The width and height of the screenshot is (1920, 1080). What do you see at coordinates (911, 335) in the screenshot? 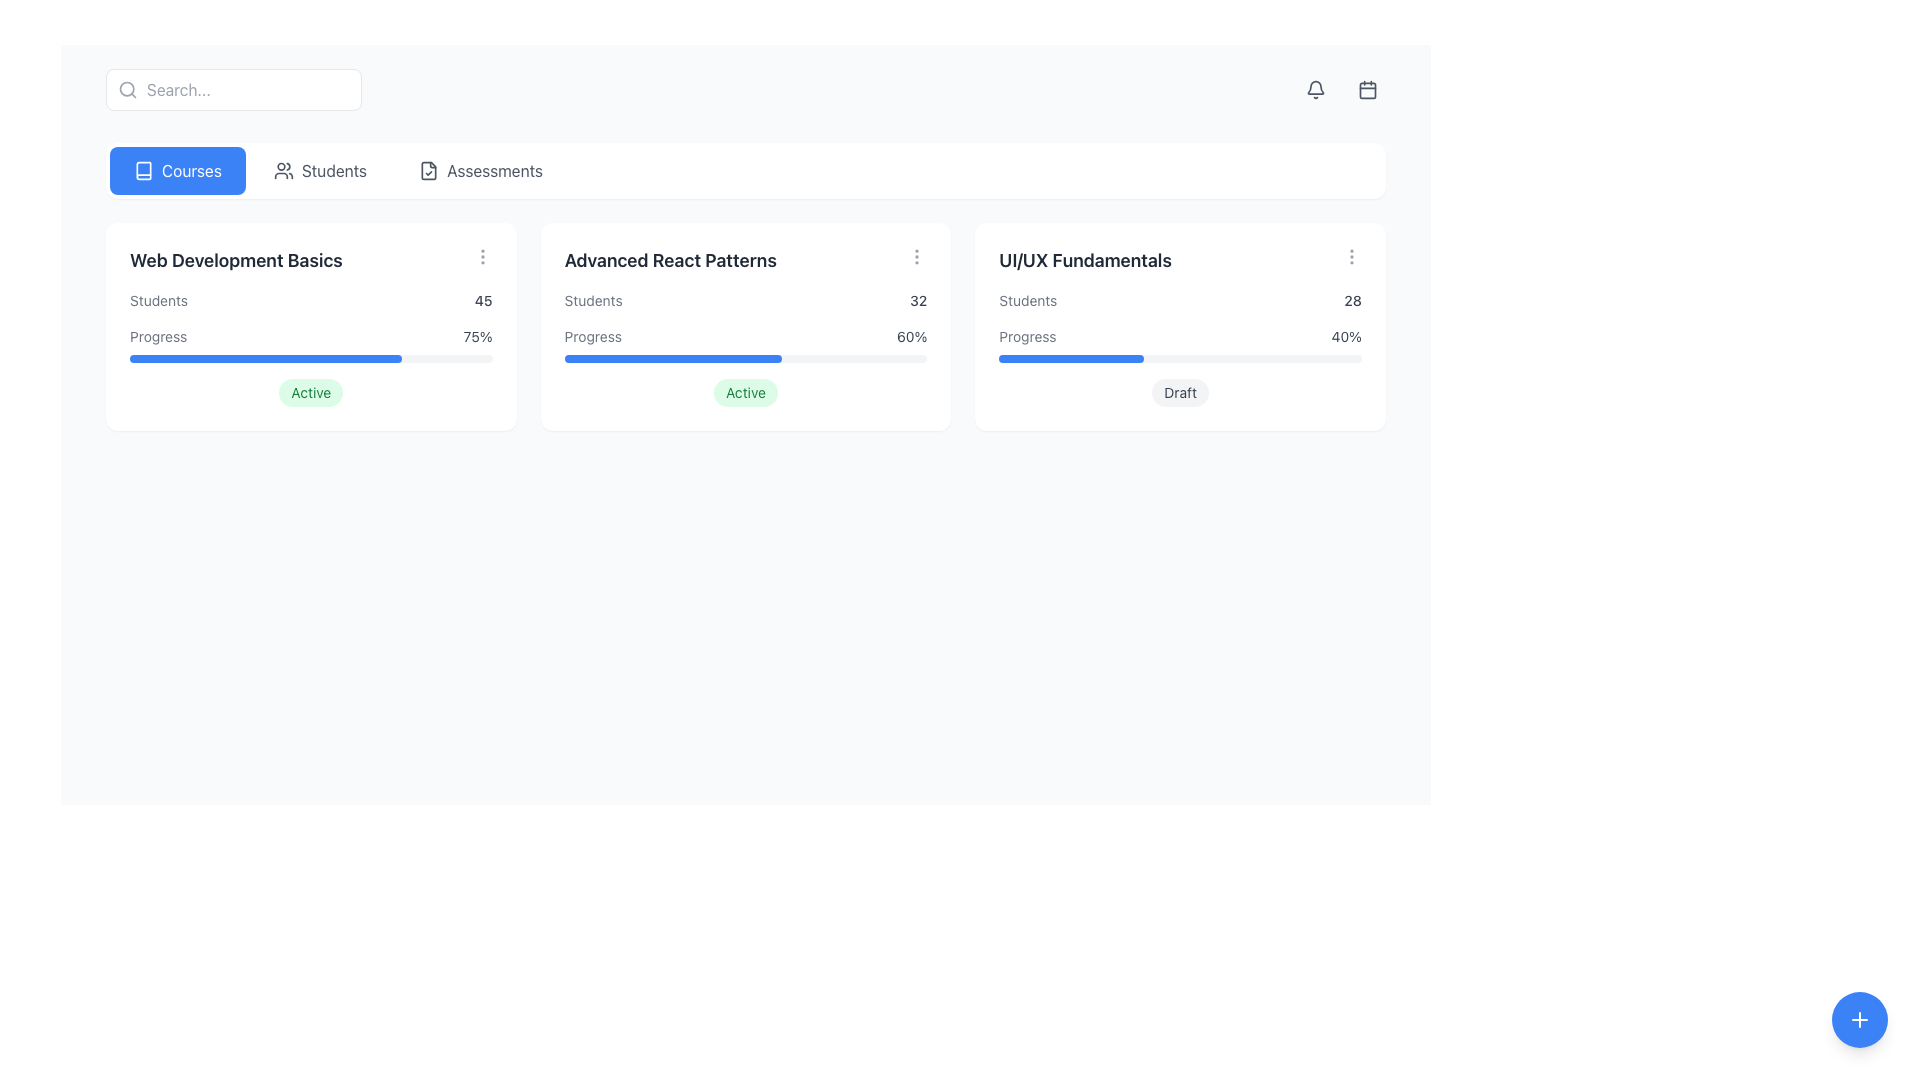
I see `the textual display showing '60%' in a dark gray font within the 'Advanced React Patterns' card, located at the rightmost side of the progress details section` at bounding box center [911, 335].